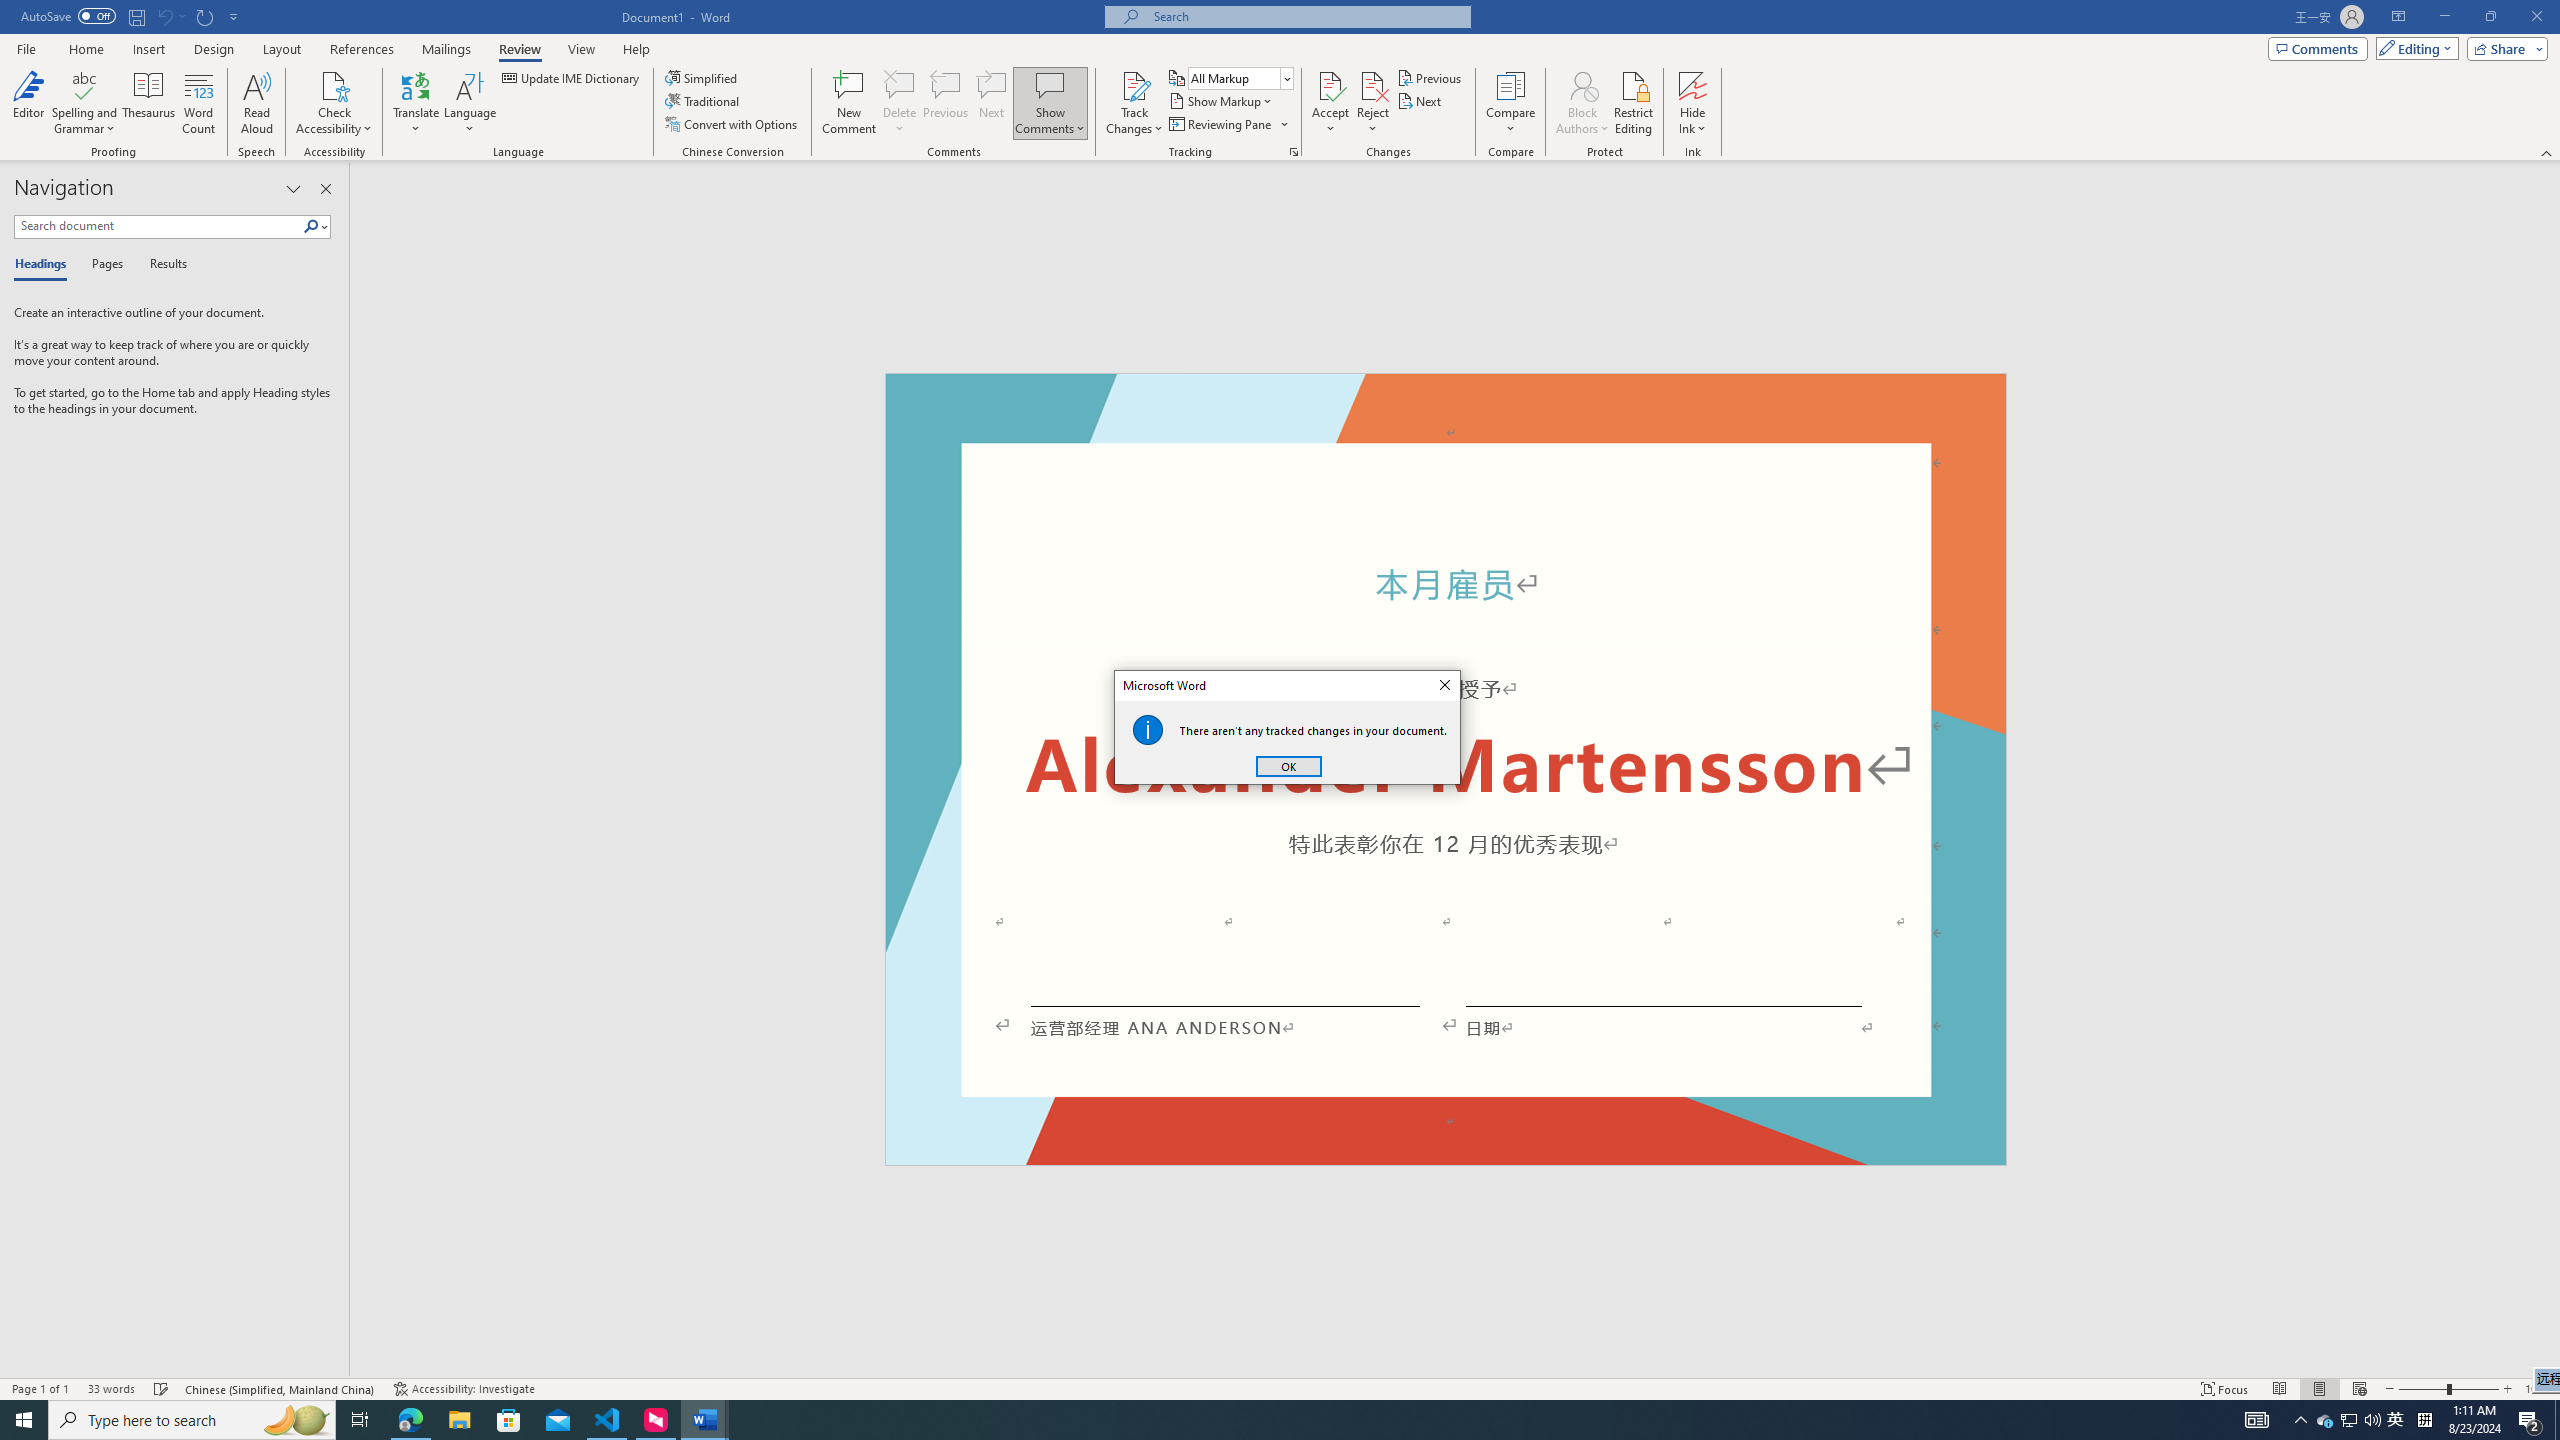 The width and height of the screenshot is (2560, 1440). I want to click on 'Zoom 100%', so click(2537, 1389).